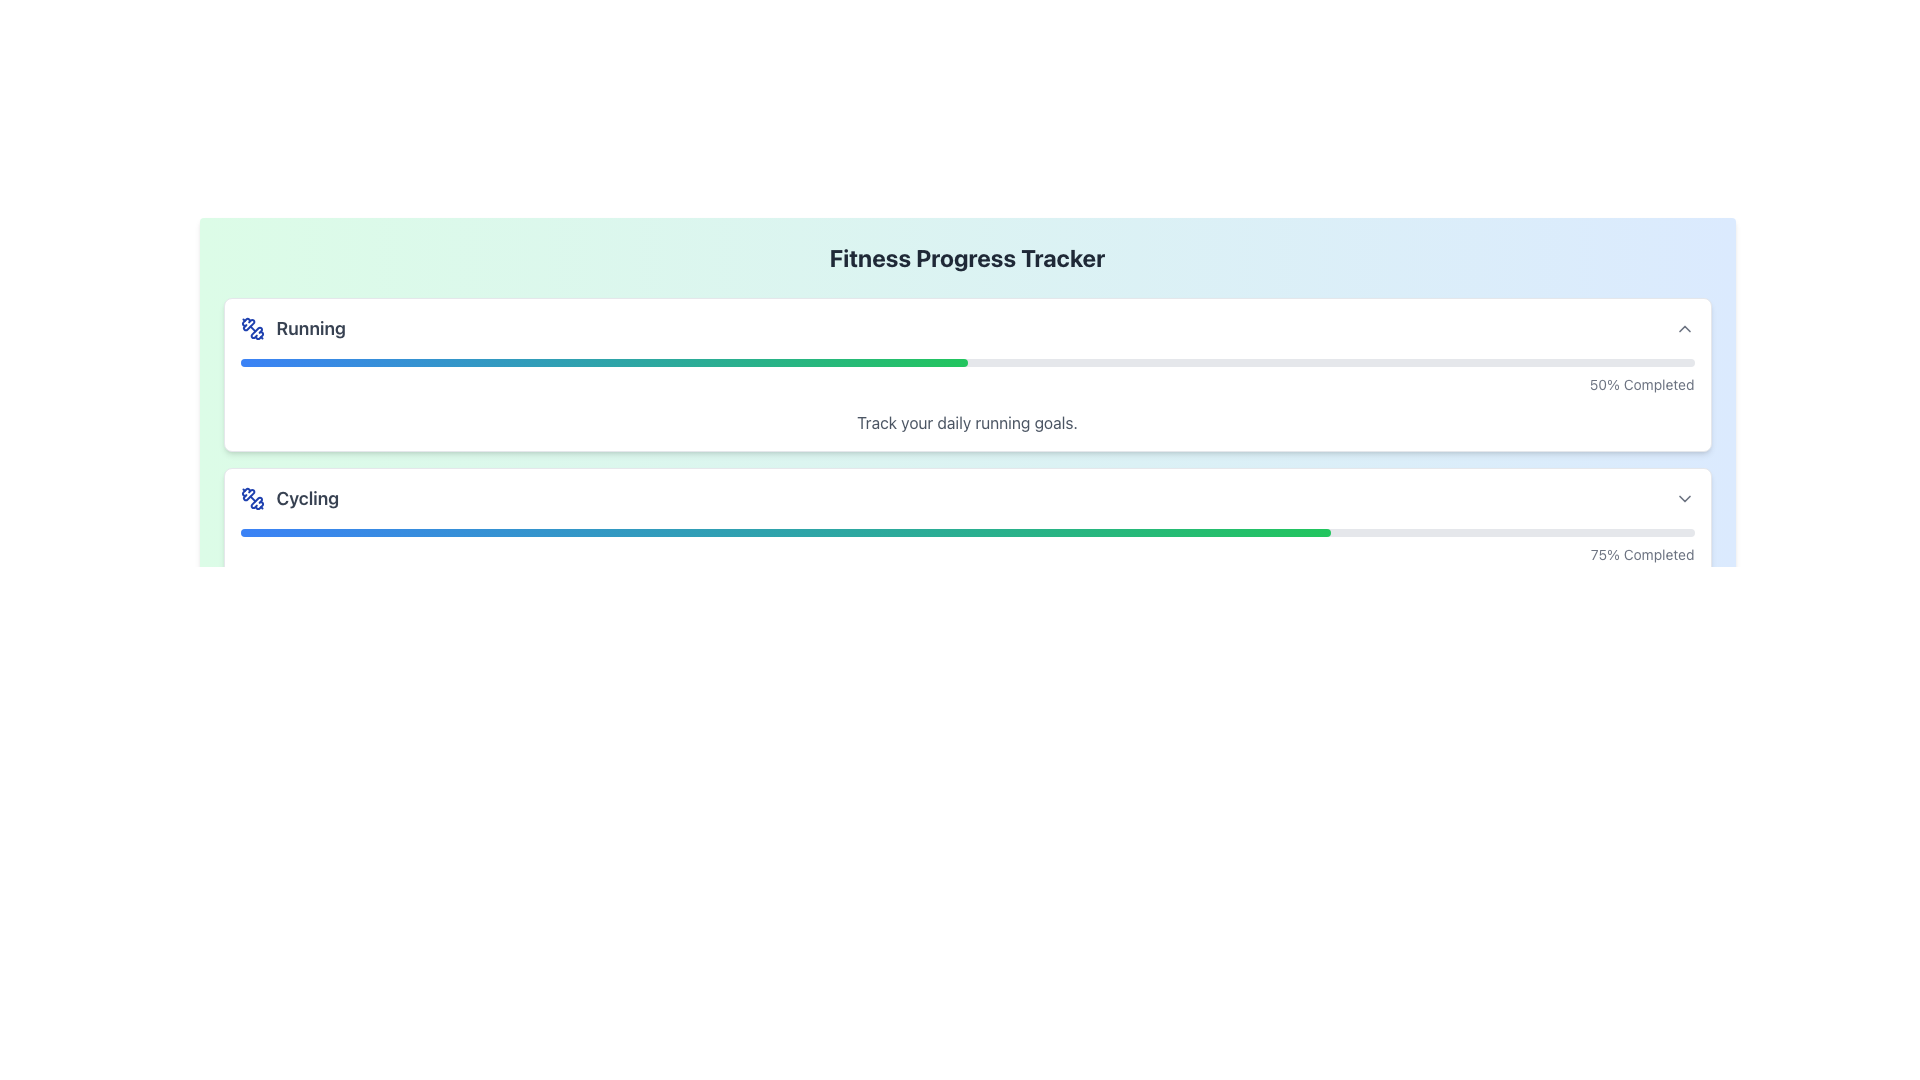 This screenshot has height=1080, width=1920. Describe the element at coordinates (967, 531) in the screenshot. I see `the second progress bar labeled 'Cycling', which visually represents the progress of the cycling activity` at that location.